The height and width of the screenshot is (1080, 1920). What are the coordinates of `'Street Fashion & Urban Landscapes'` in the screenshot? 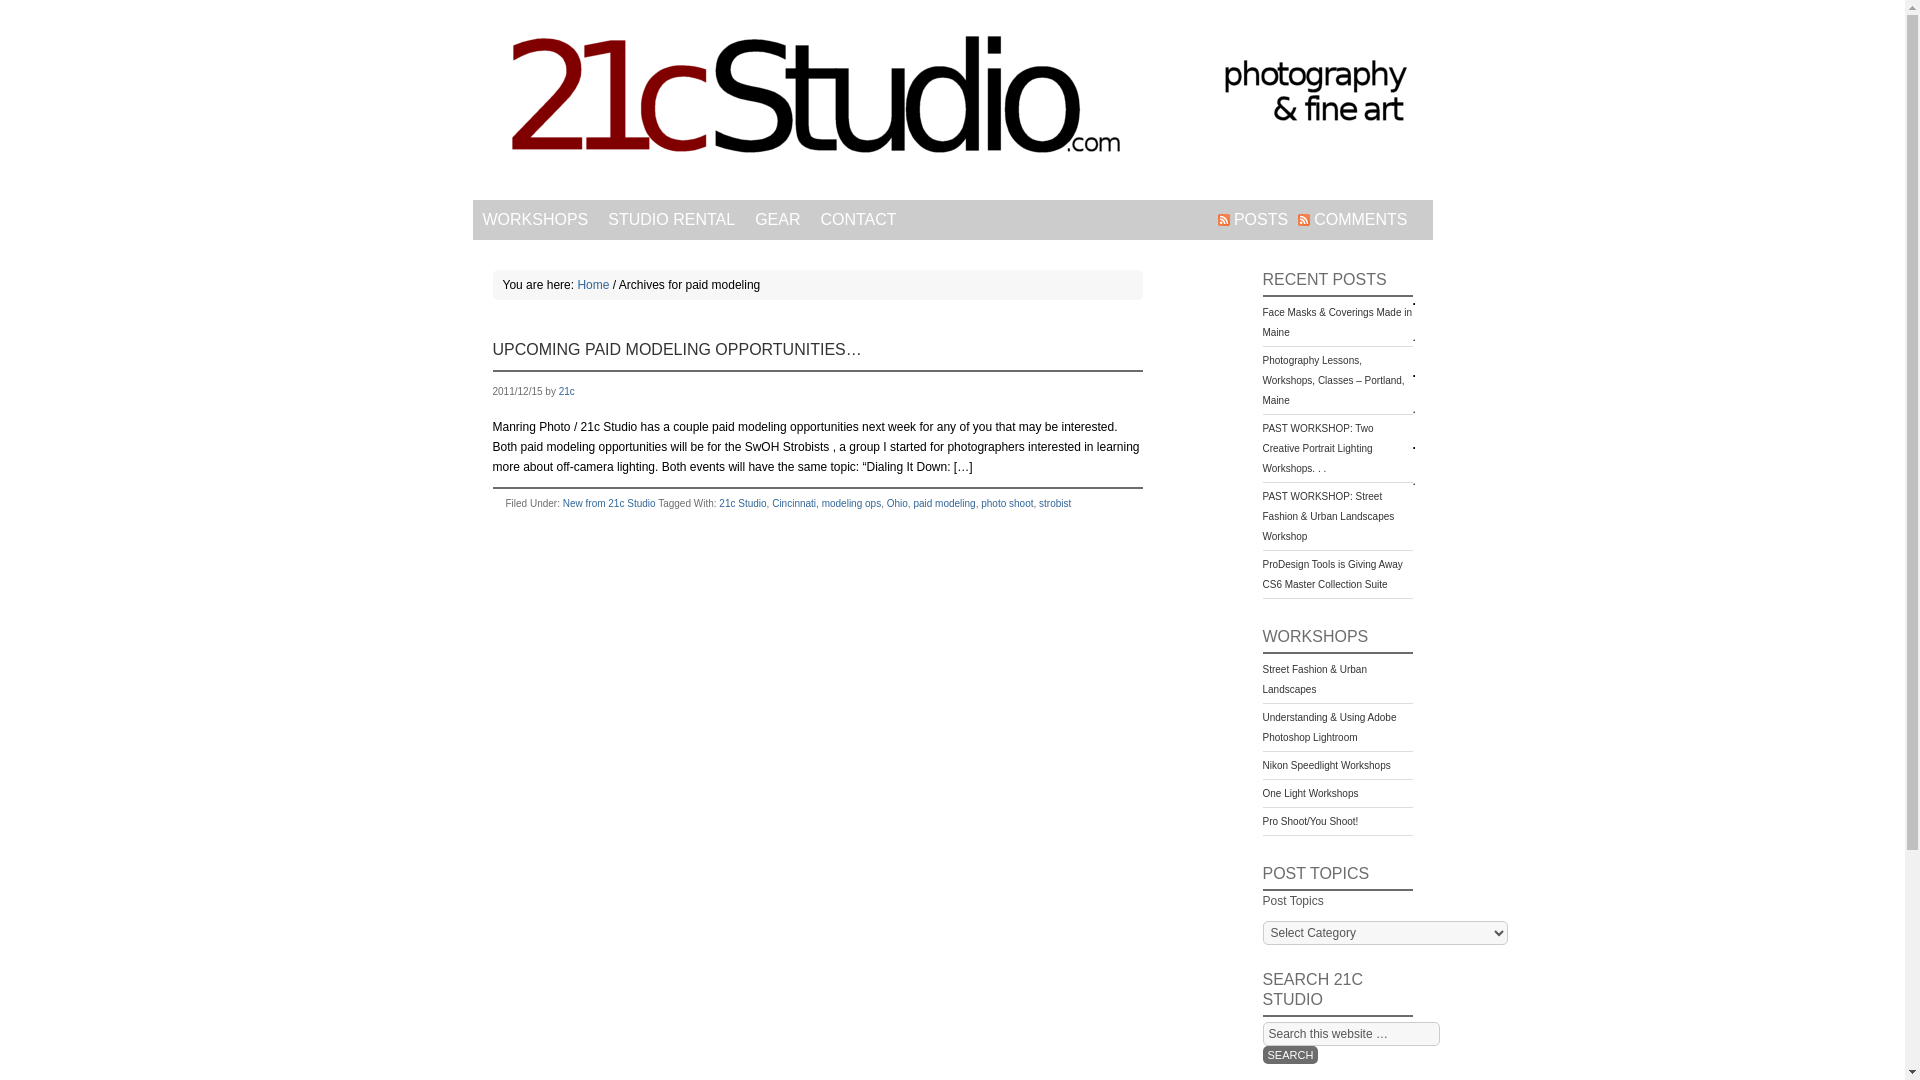 It's located at (1314, 678).